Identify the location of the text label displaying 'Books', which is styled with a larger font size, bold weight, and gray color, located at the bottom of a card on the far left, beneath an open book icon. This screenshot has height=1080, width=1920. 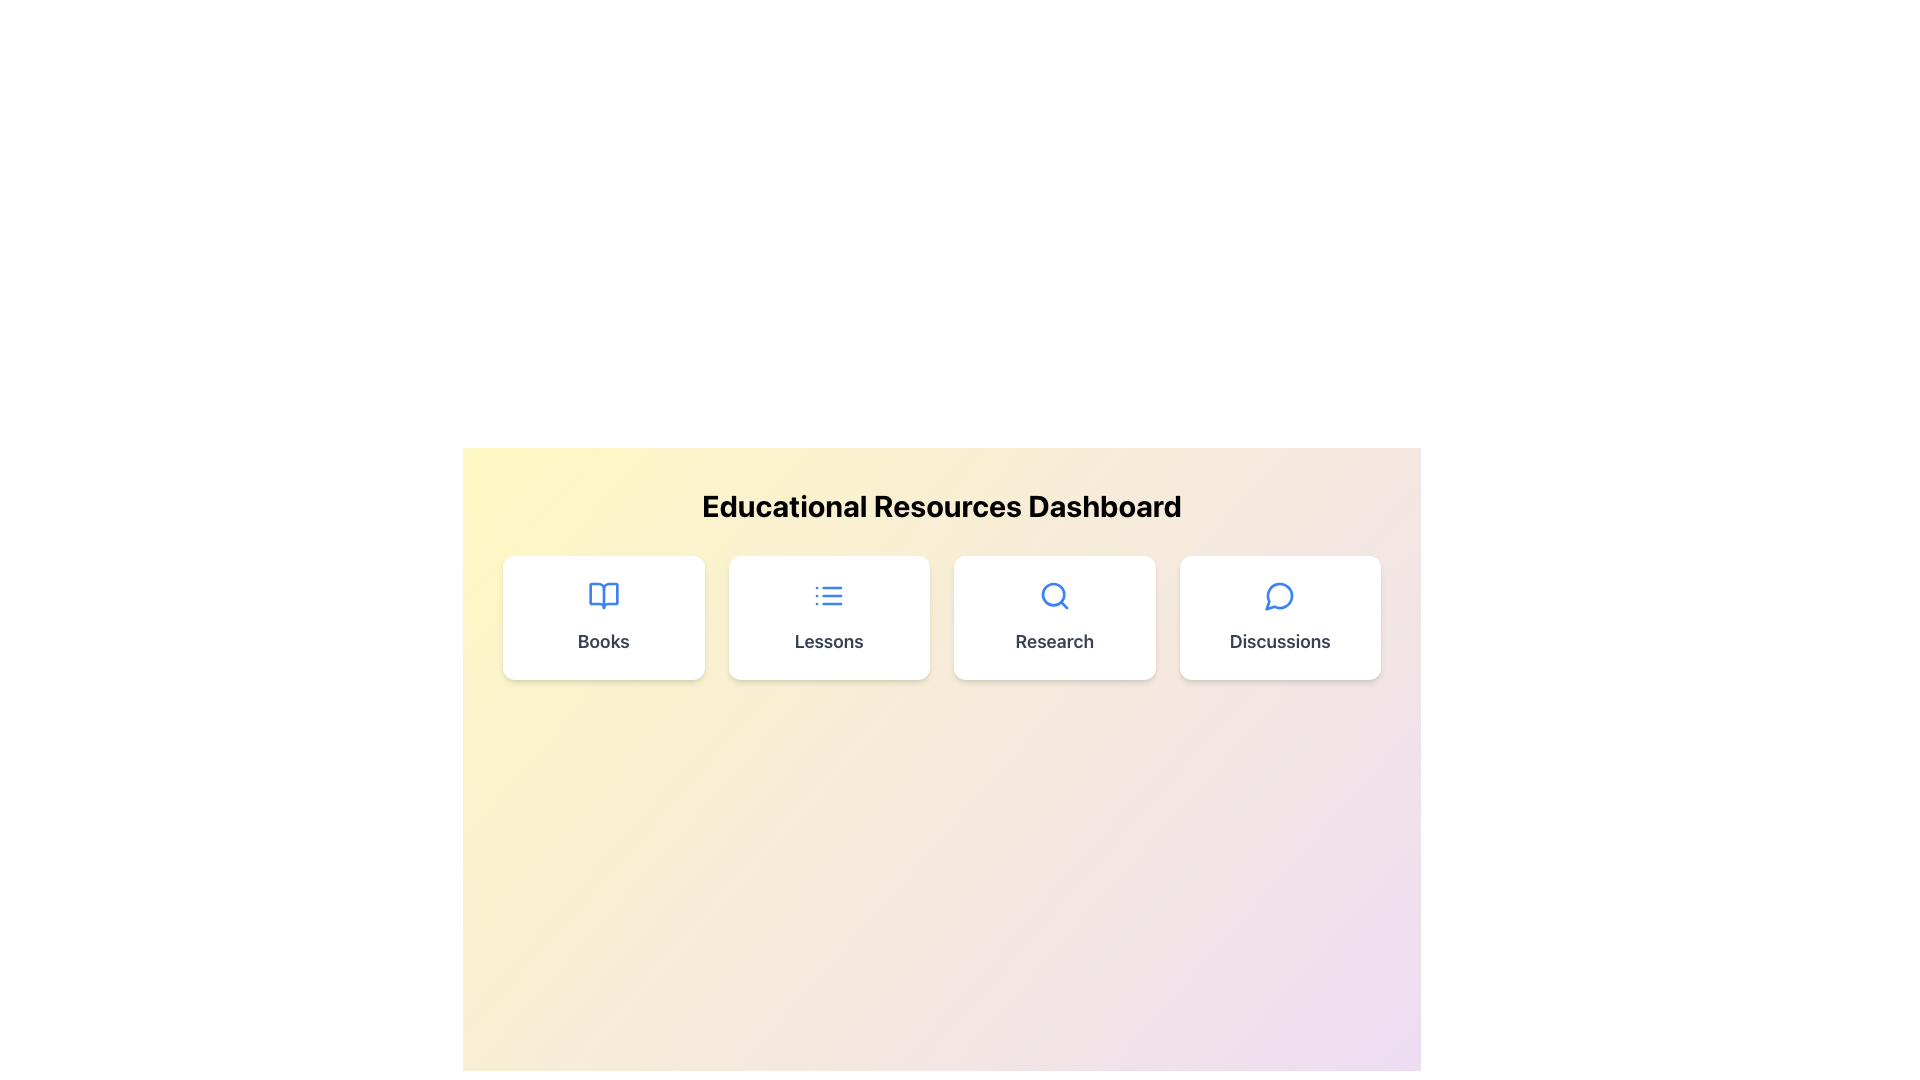
(602, 641).